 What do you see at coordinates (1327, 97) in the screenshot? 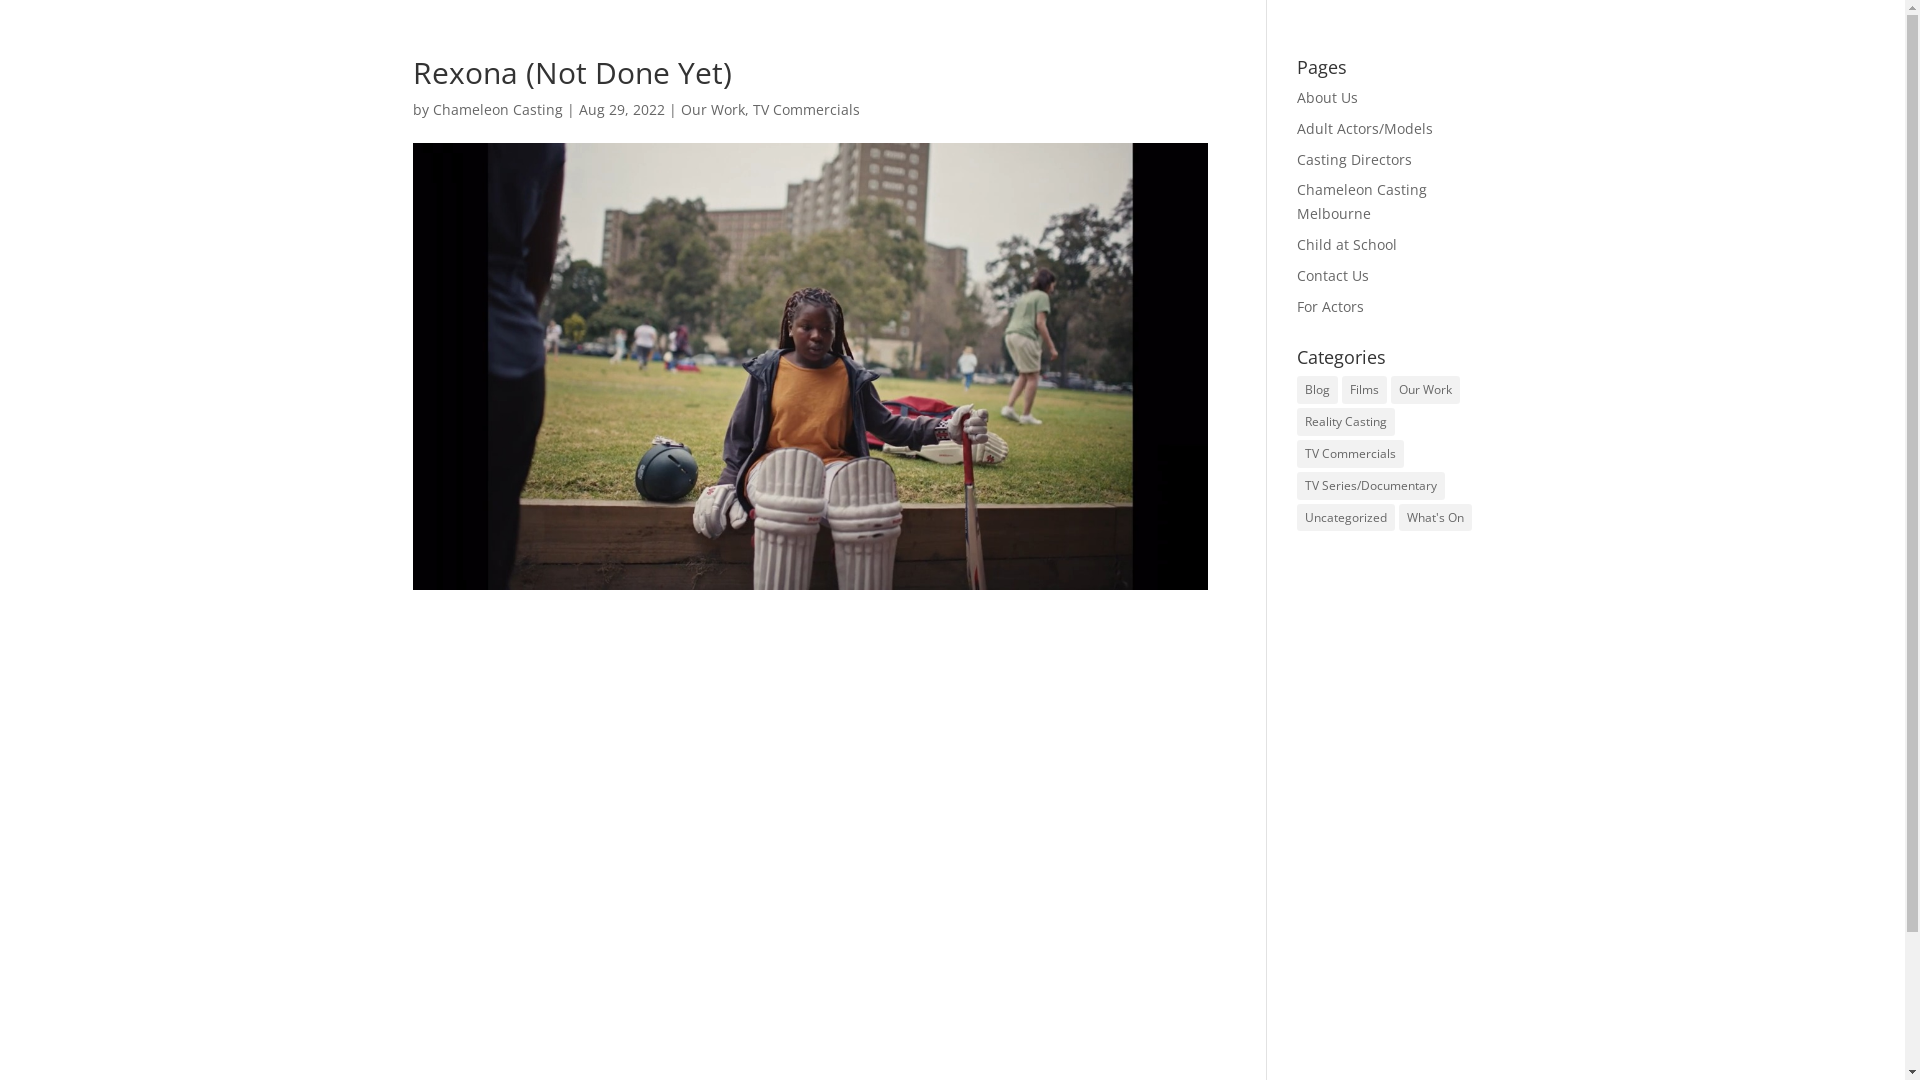
I see `'About Us'` at bounding box center [1327, 97].